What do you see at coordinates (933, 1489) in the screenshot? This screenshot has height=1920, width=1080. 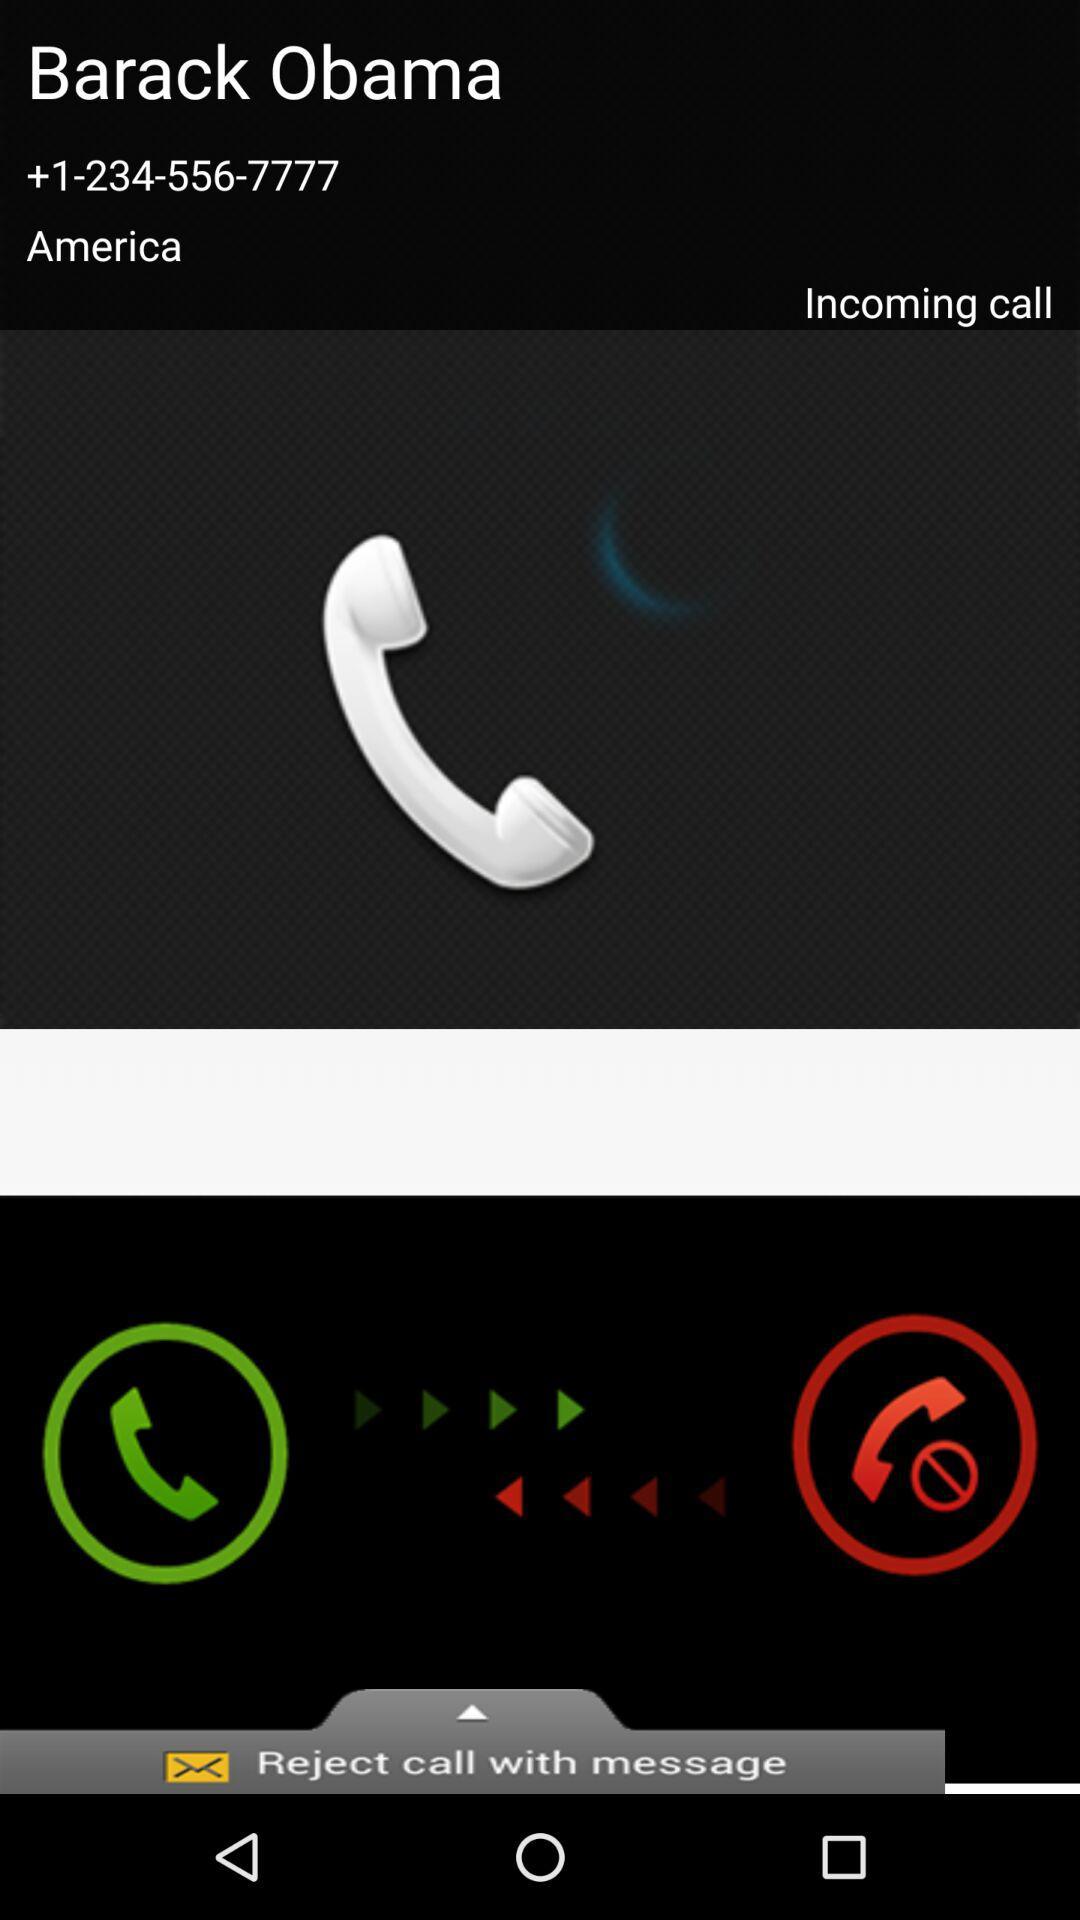 I see `the item at the bottom right corner` at bounding box center [933, 1489].